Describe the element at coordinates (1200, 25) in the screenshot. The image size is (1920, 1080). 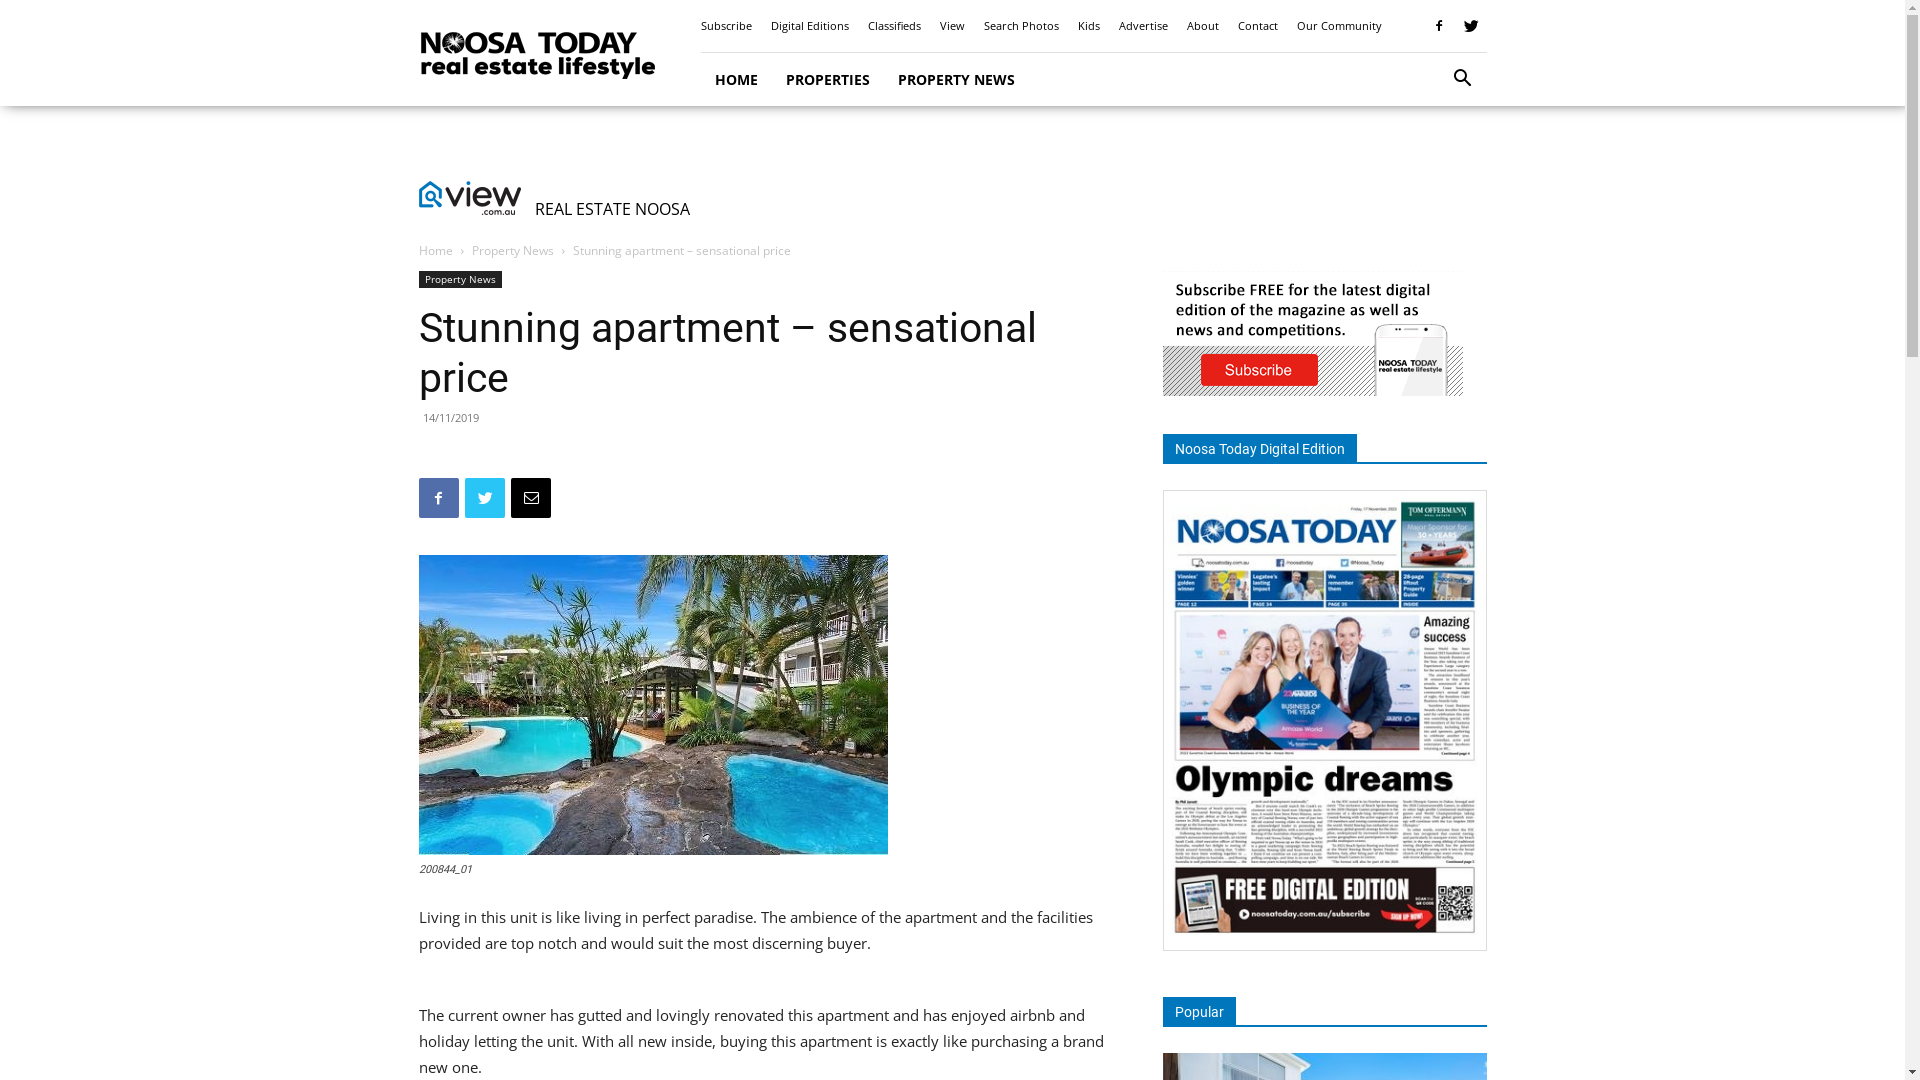
I see `'About'` at that location.